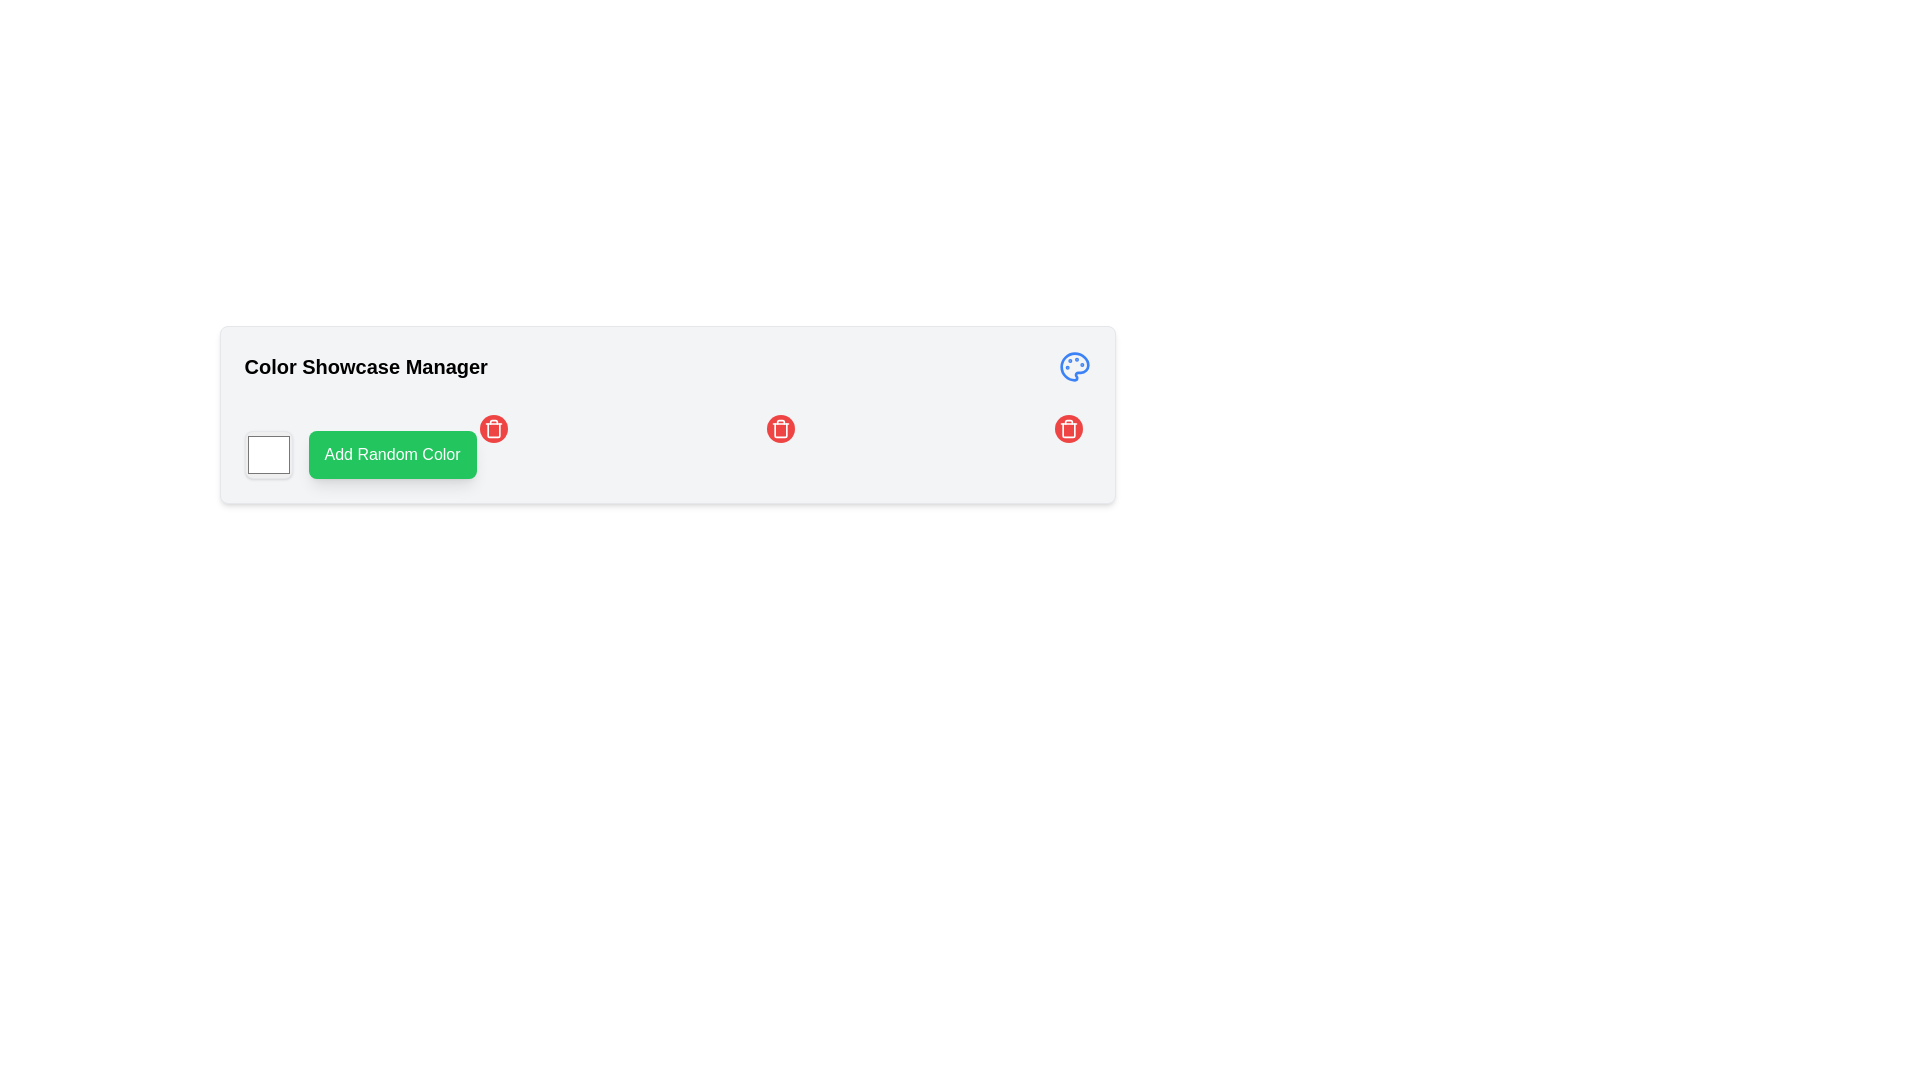 This screenshot has width=1920, height=1080. What do you see at coordinates (392, 455) in the screenshot?
I see `the green button labeled 'Add Random Color' to observe any hover effects` at bounding box center [392, 455].